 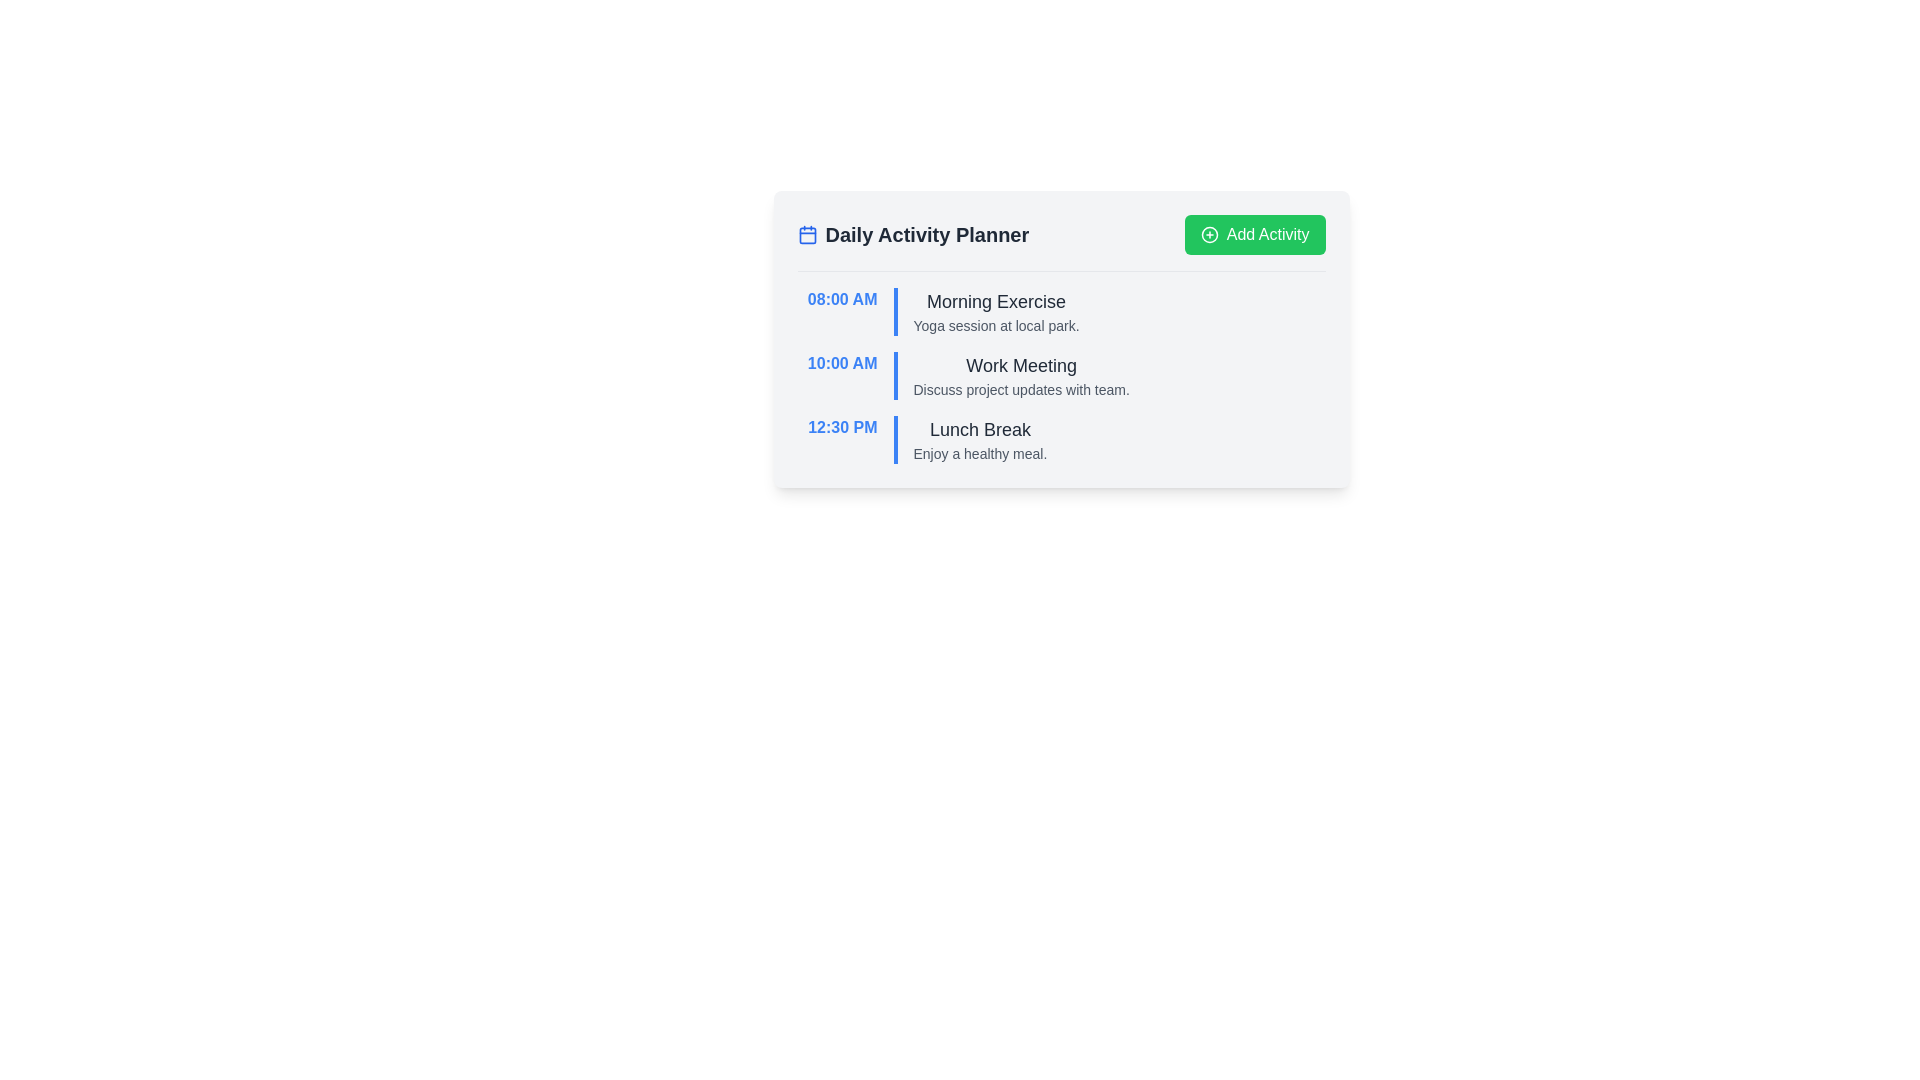 I want to click on text displayed as '10:00 AM' in bold blue color, which indicates the time for the 'Work Meeting' activity, so click(x=845, y=375).